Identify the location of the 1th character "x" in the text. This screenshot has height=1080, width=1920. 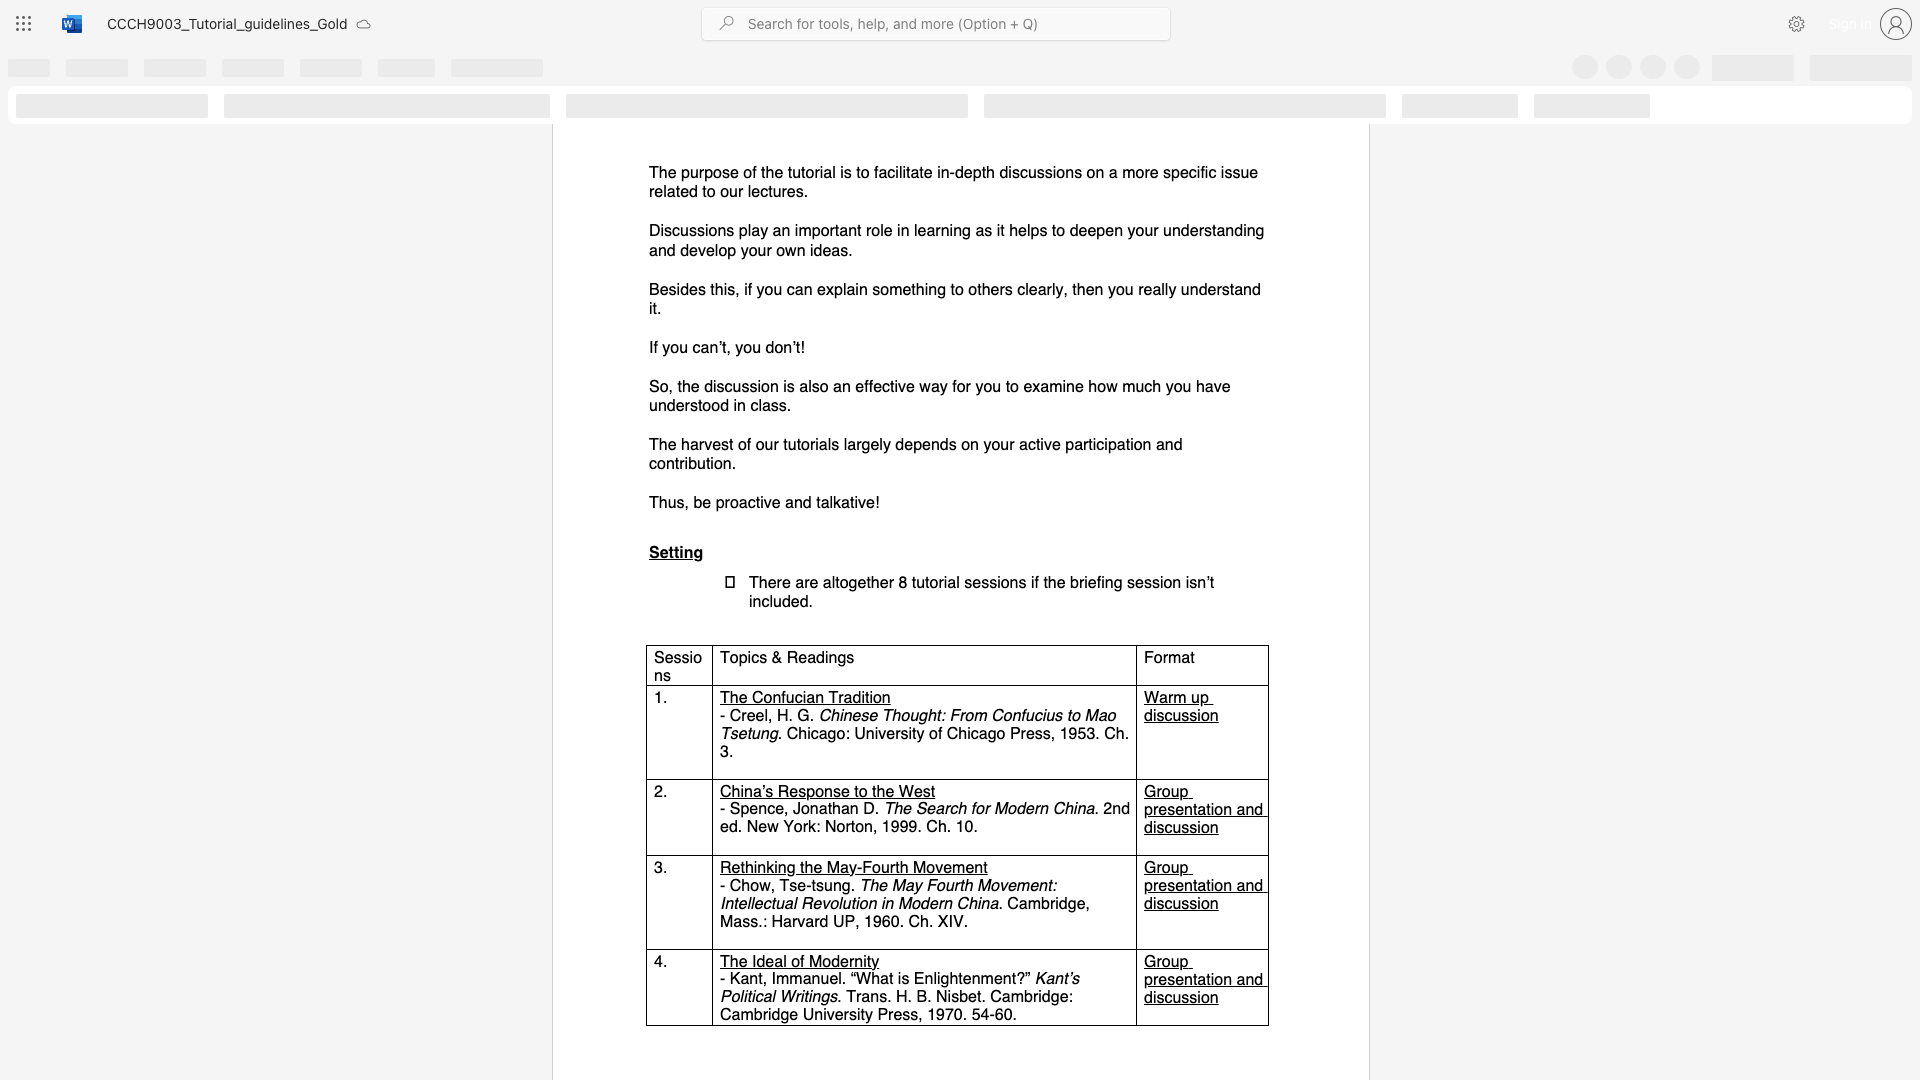
(1036, 386).